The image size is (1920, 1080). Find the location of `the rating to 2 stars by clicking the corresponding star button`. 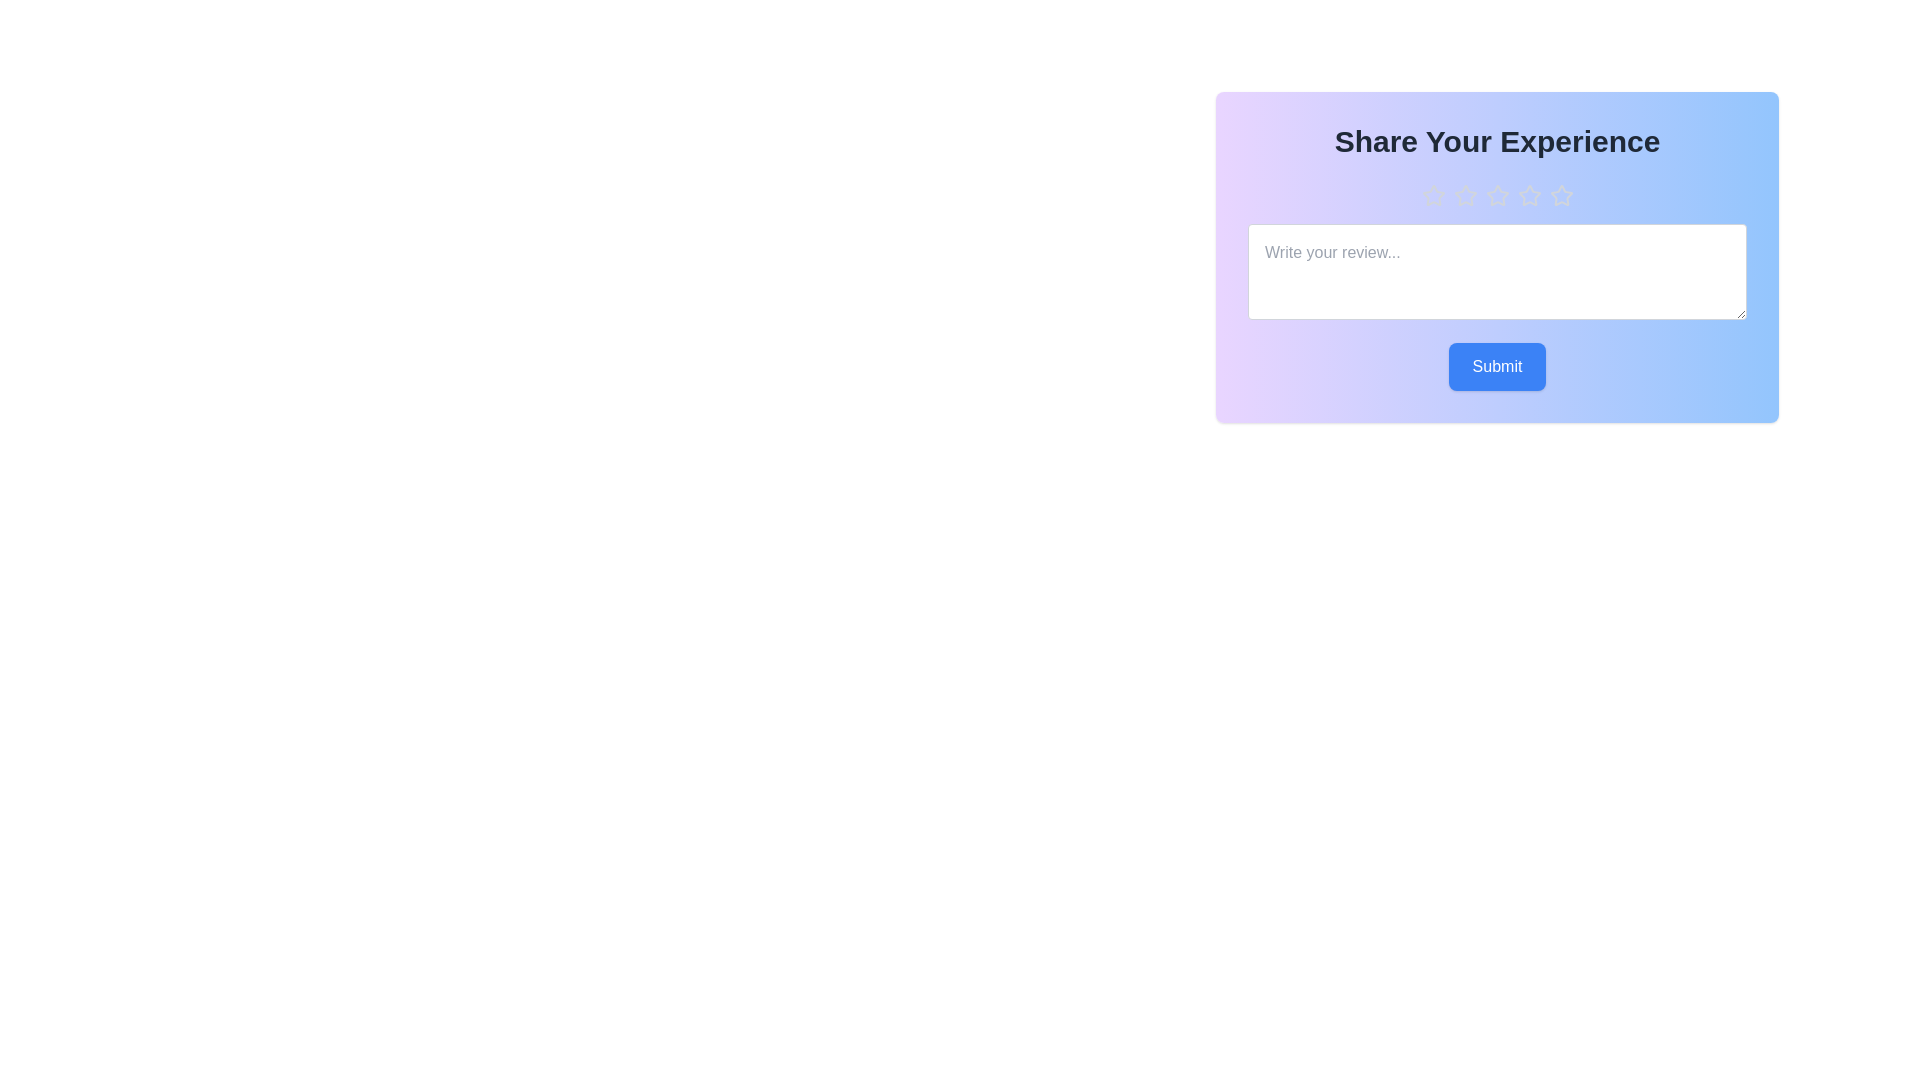

the rating to 2 stars by clicking the corresponding star button is located at coordinates (1465, 196).